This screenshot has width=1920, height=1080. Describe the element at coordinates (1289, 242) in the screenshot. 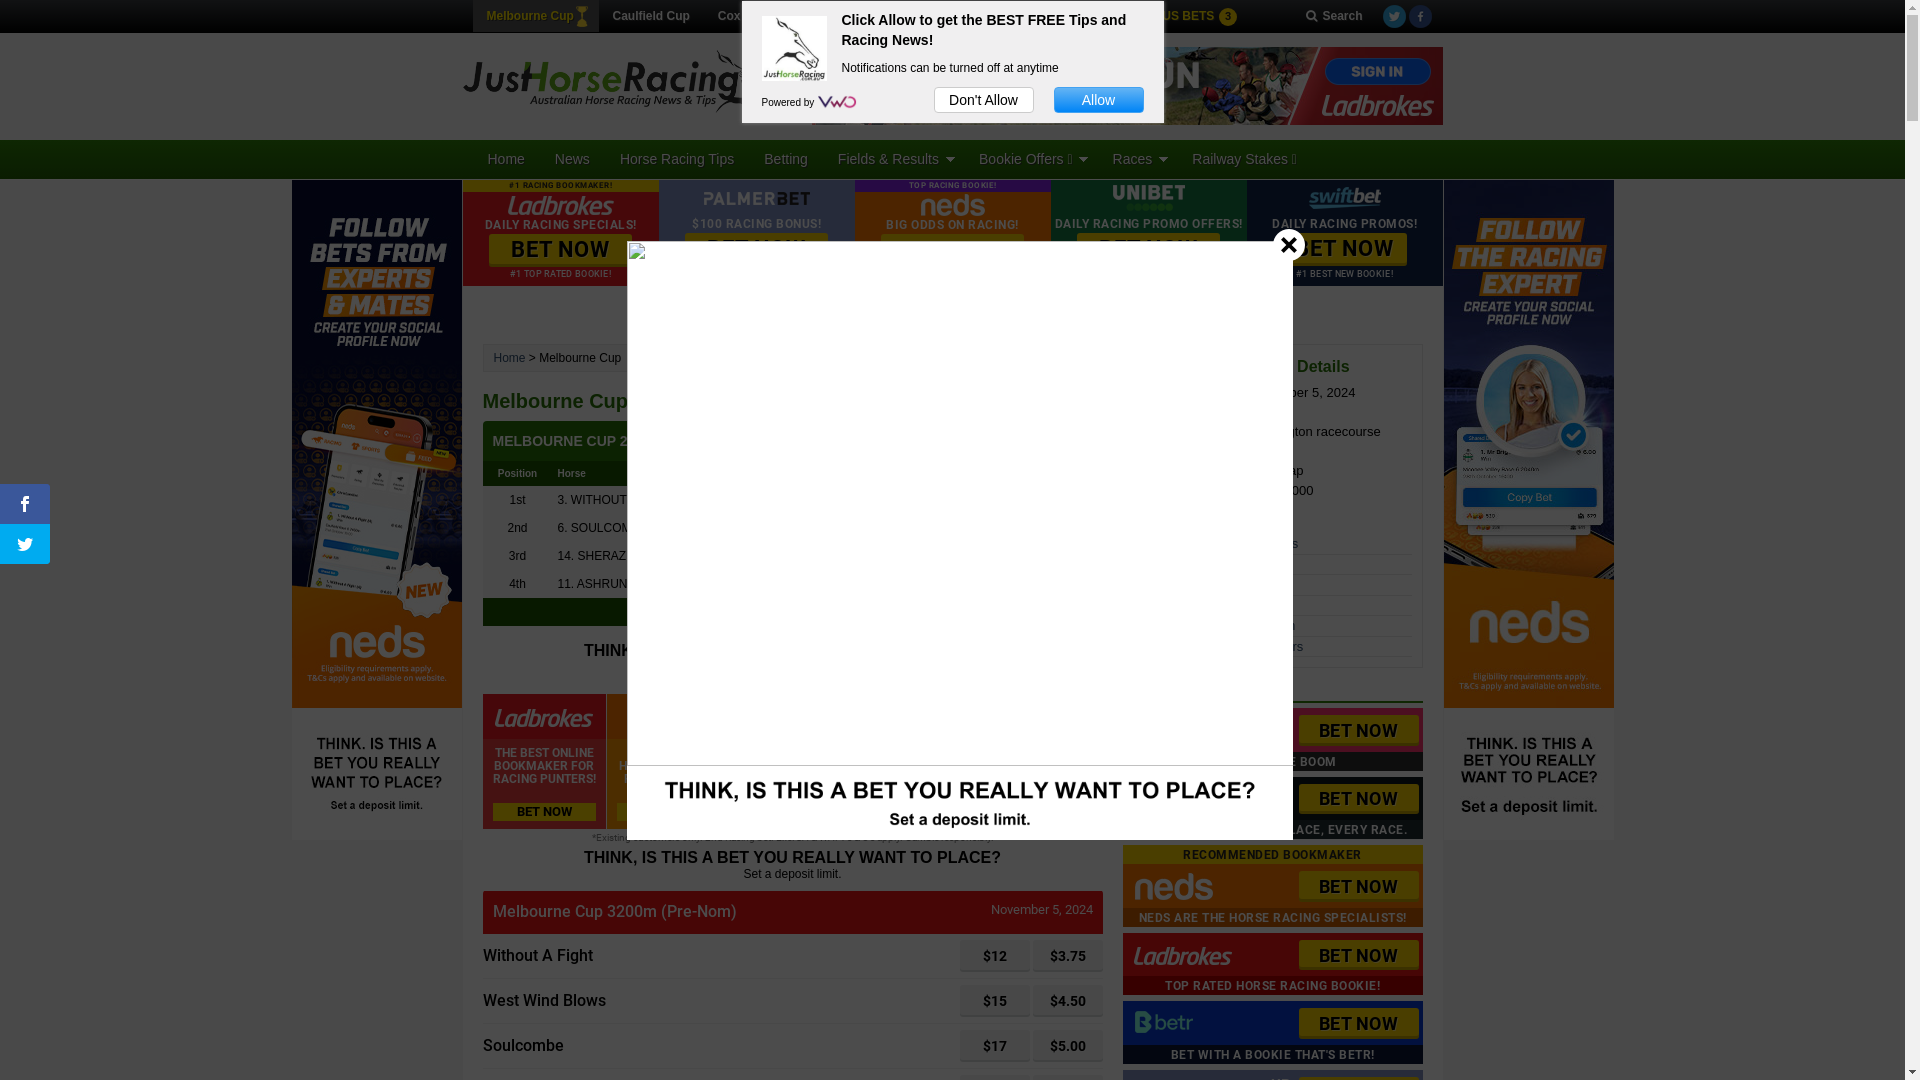

I see `'Close'` at that location.